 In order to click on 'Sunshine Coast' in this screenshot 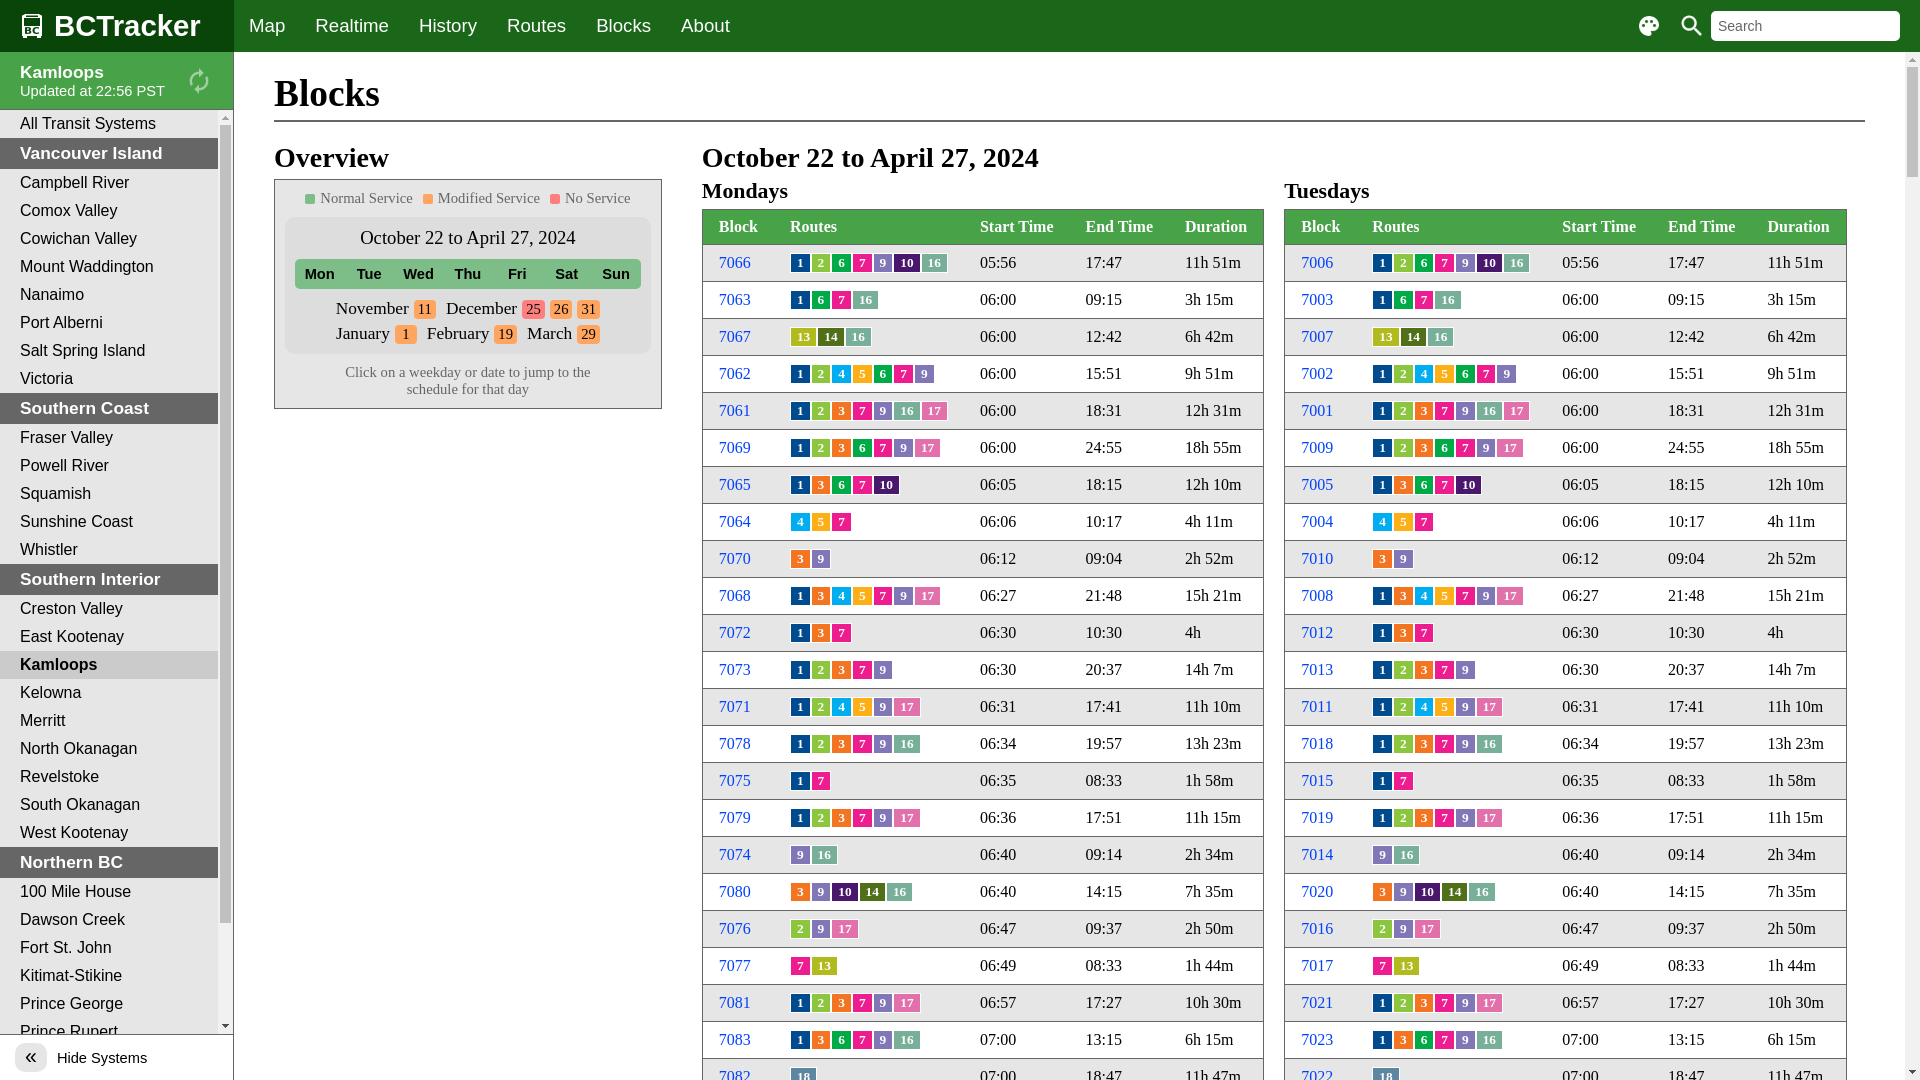, I will do `click(108, 520)`.